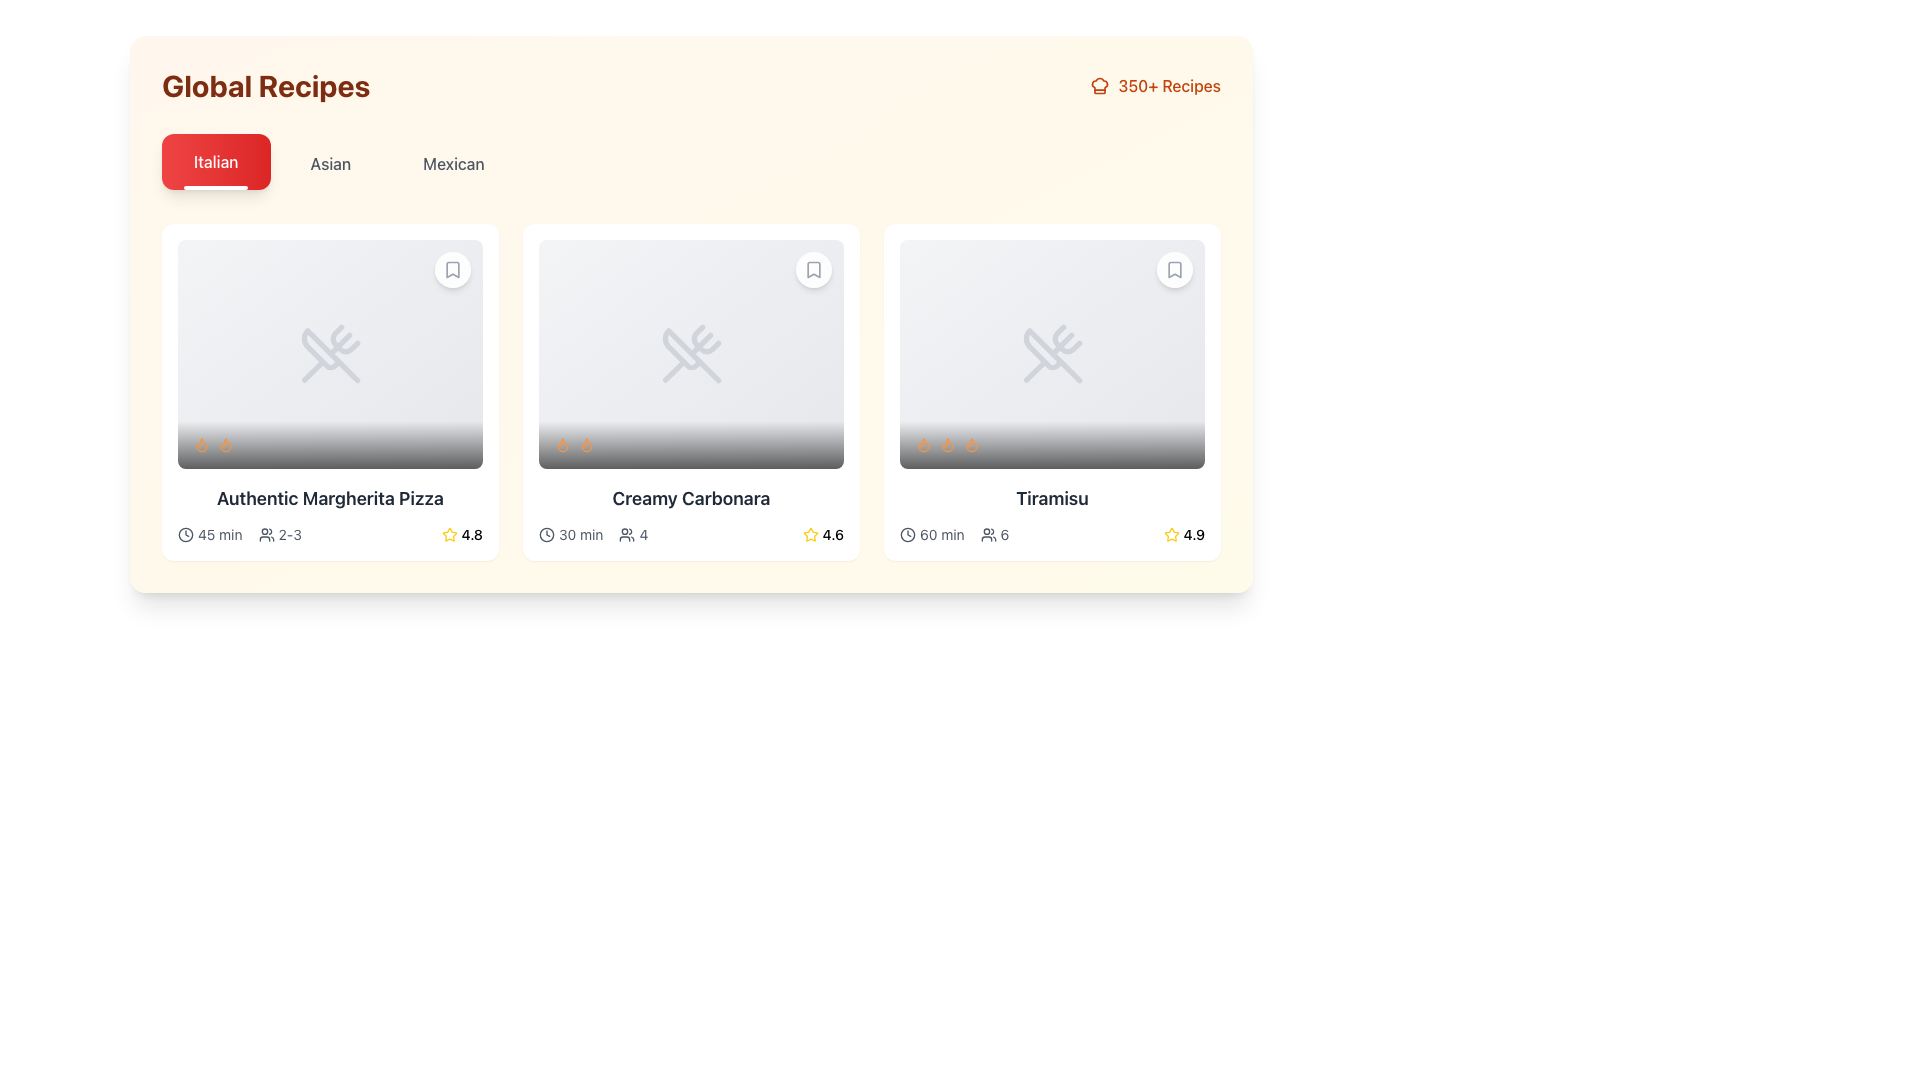 The height and width of the screenshot is (1080, 1920). What do you see at coordinates (1184, 533) in the screenshot?
I see `rating value from the rating indicator of the 'Tiramisu' recipe, which is a star icon accompanied by a numerical score in the third column of the recipe cards` at bounding box center [1184, 533].